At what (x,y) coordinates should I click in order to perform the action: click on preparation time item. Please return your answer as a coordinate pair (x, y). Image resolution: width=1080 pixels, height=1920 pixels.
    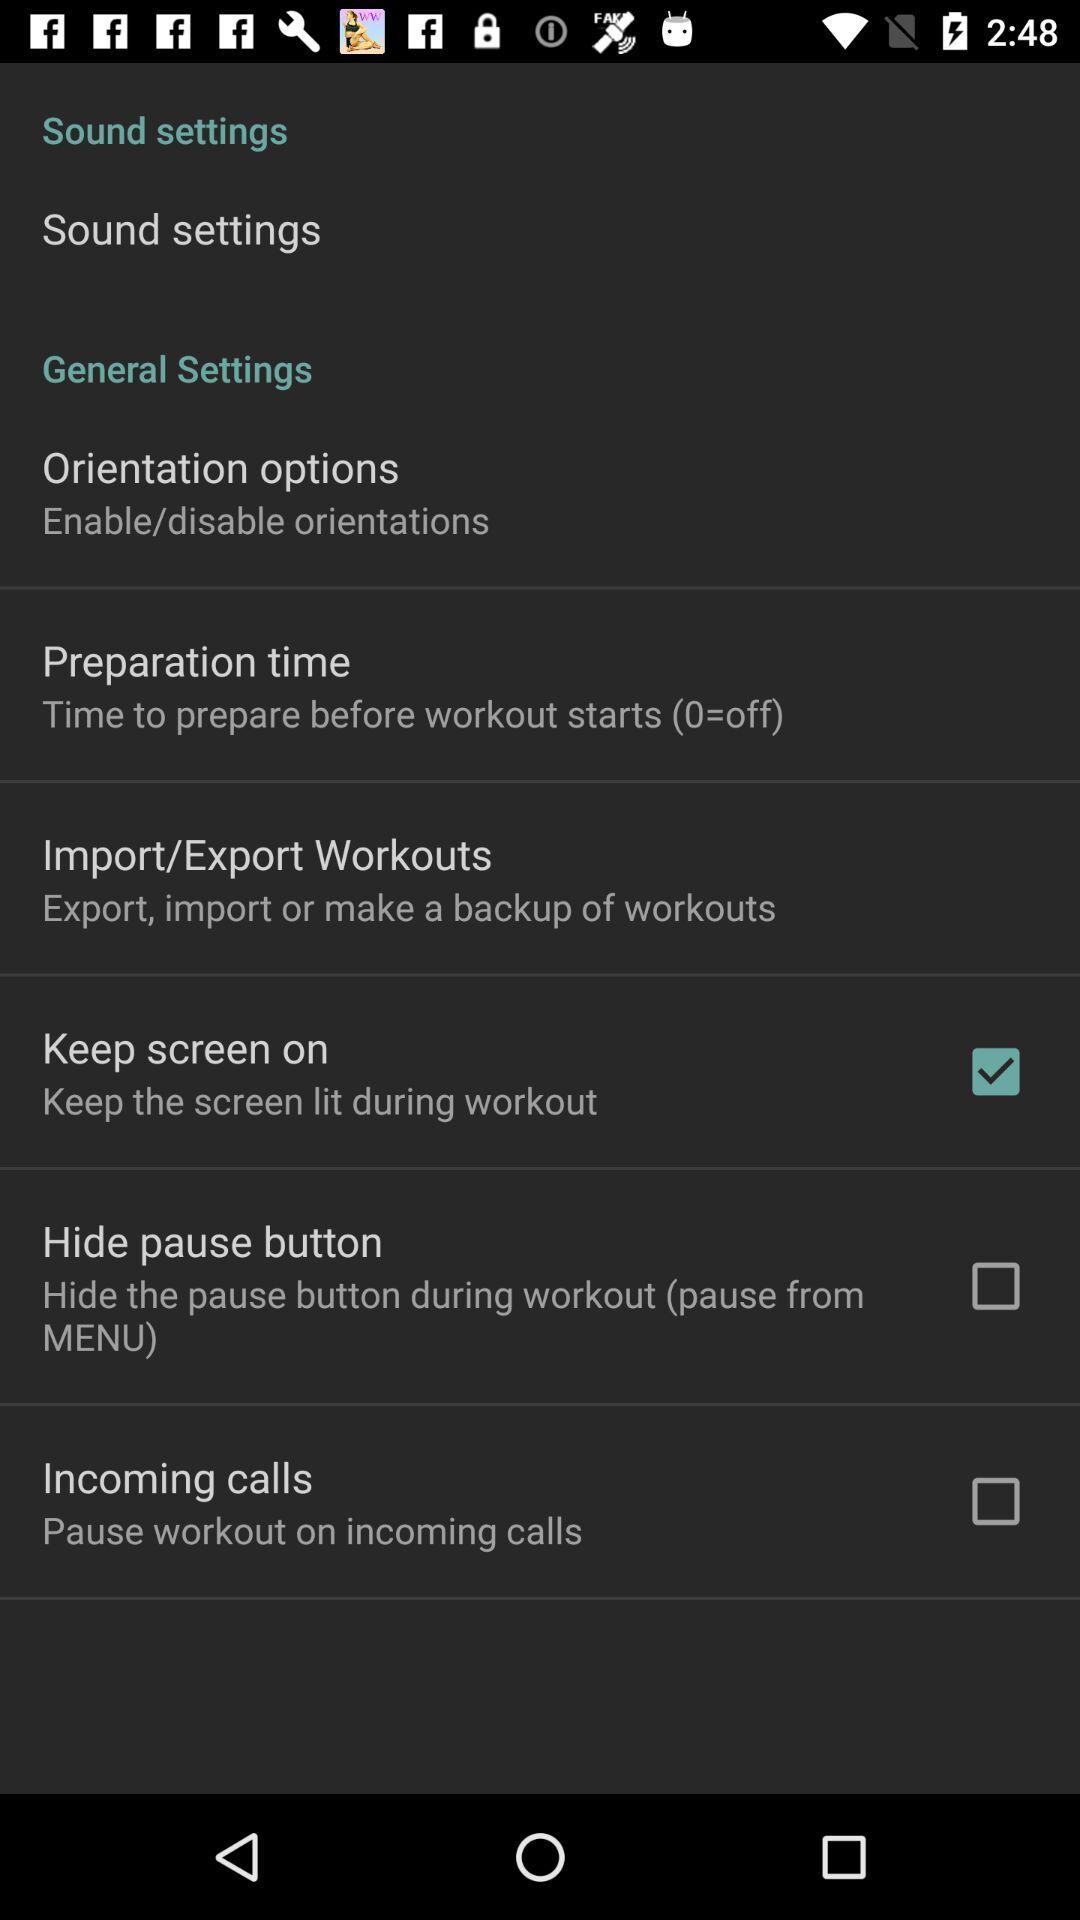
    Looking at the image, I should click on (196, 660).